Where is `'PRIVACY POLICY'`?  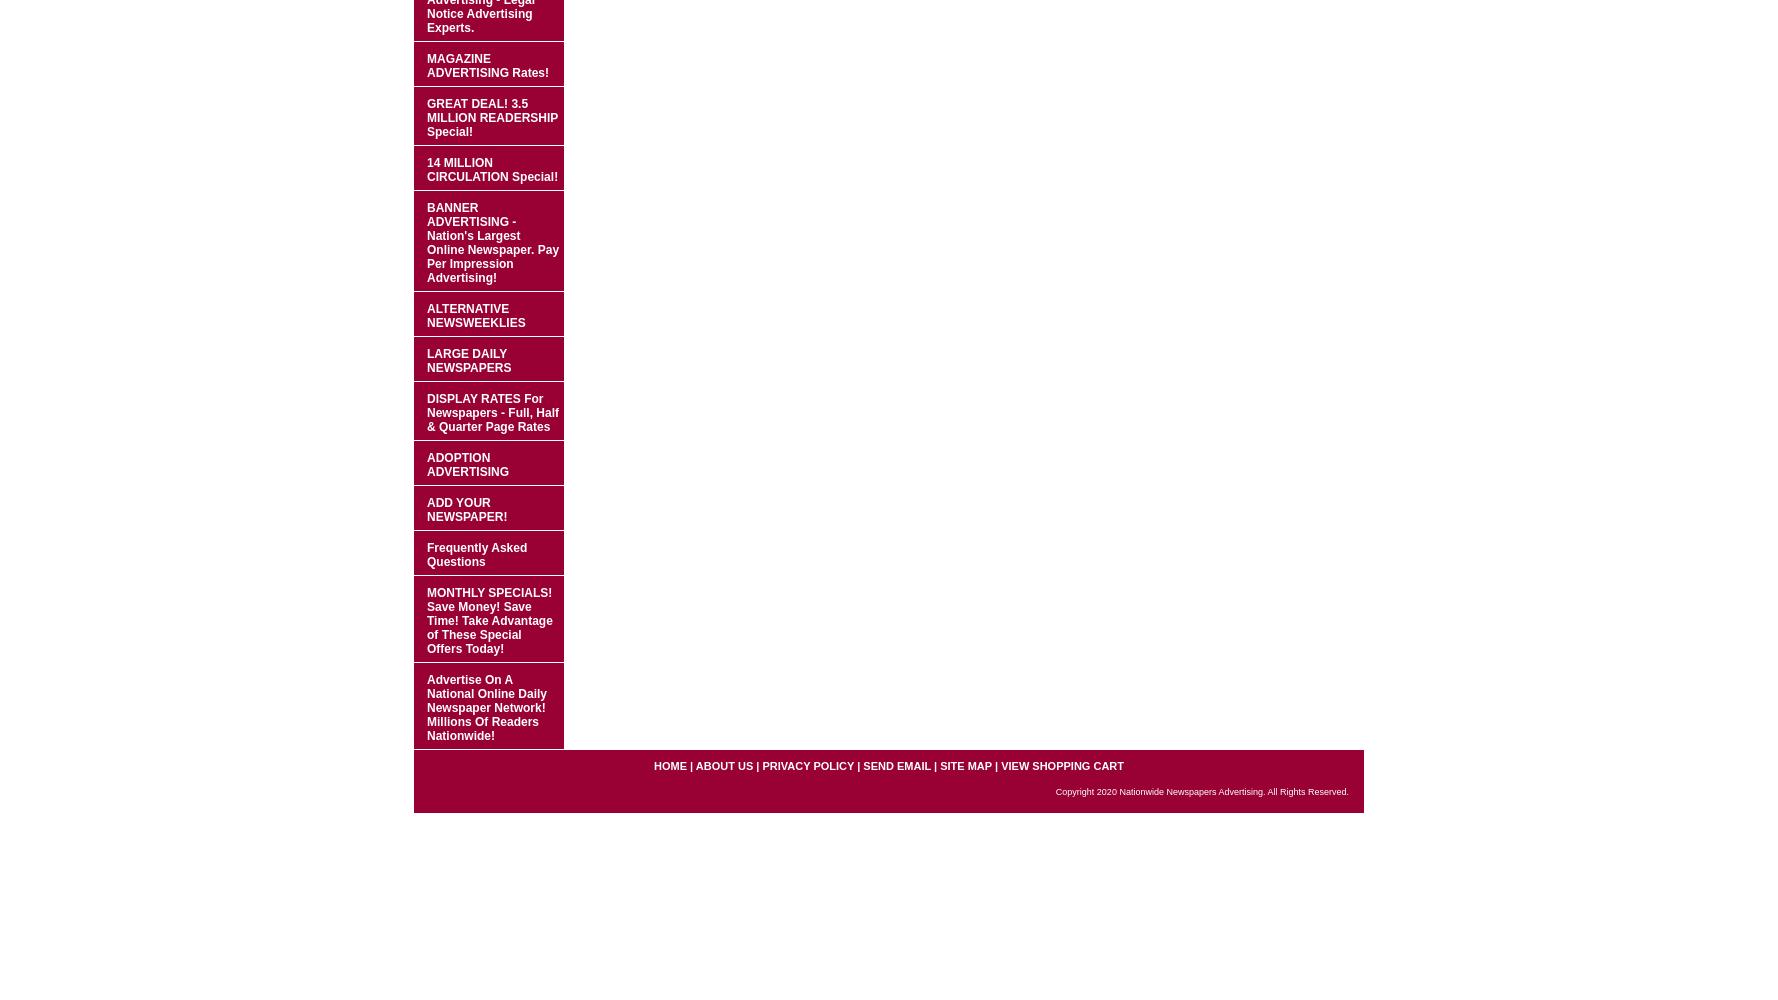 'PRIVACY POLICY' is located at coordinates (762, 766).